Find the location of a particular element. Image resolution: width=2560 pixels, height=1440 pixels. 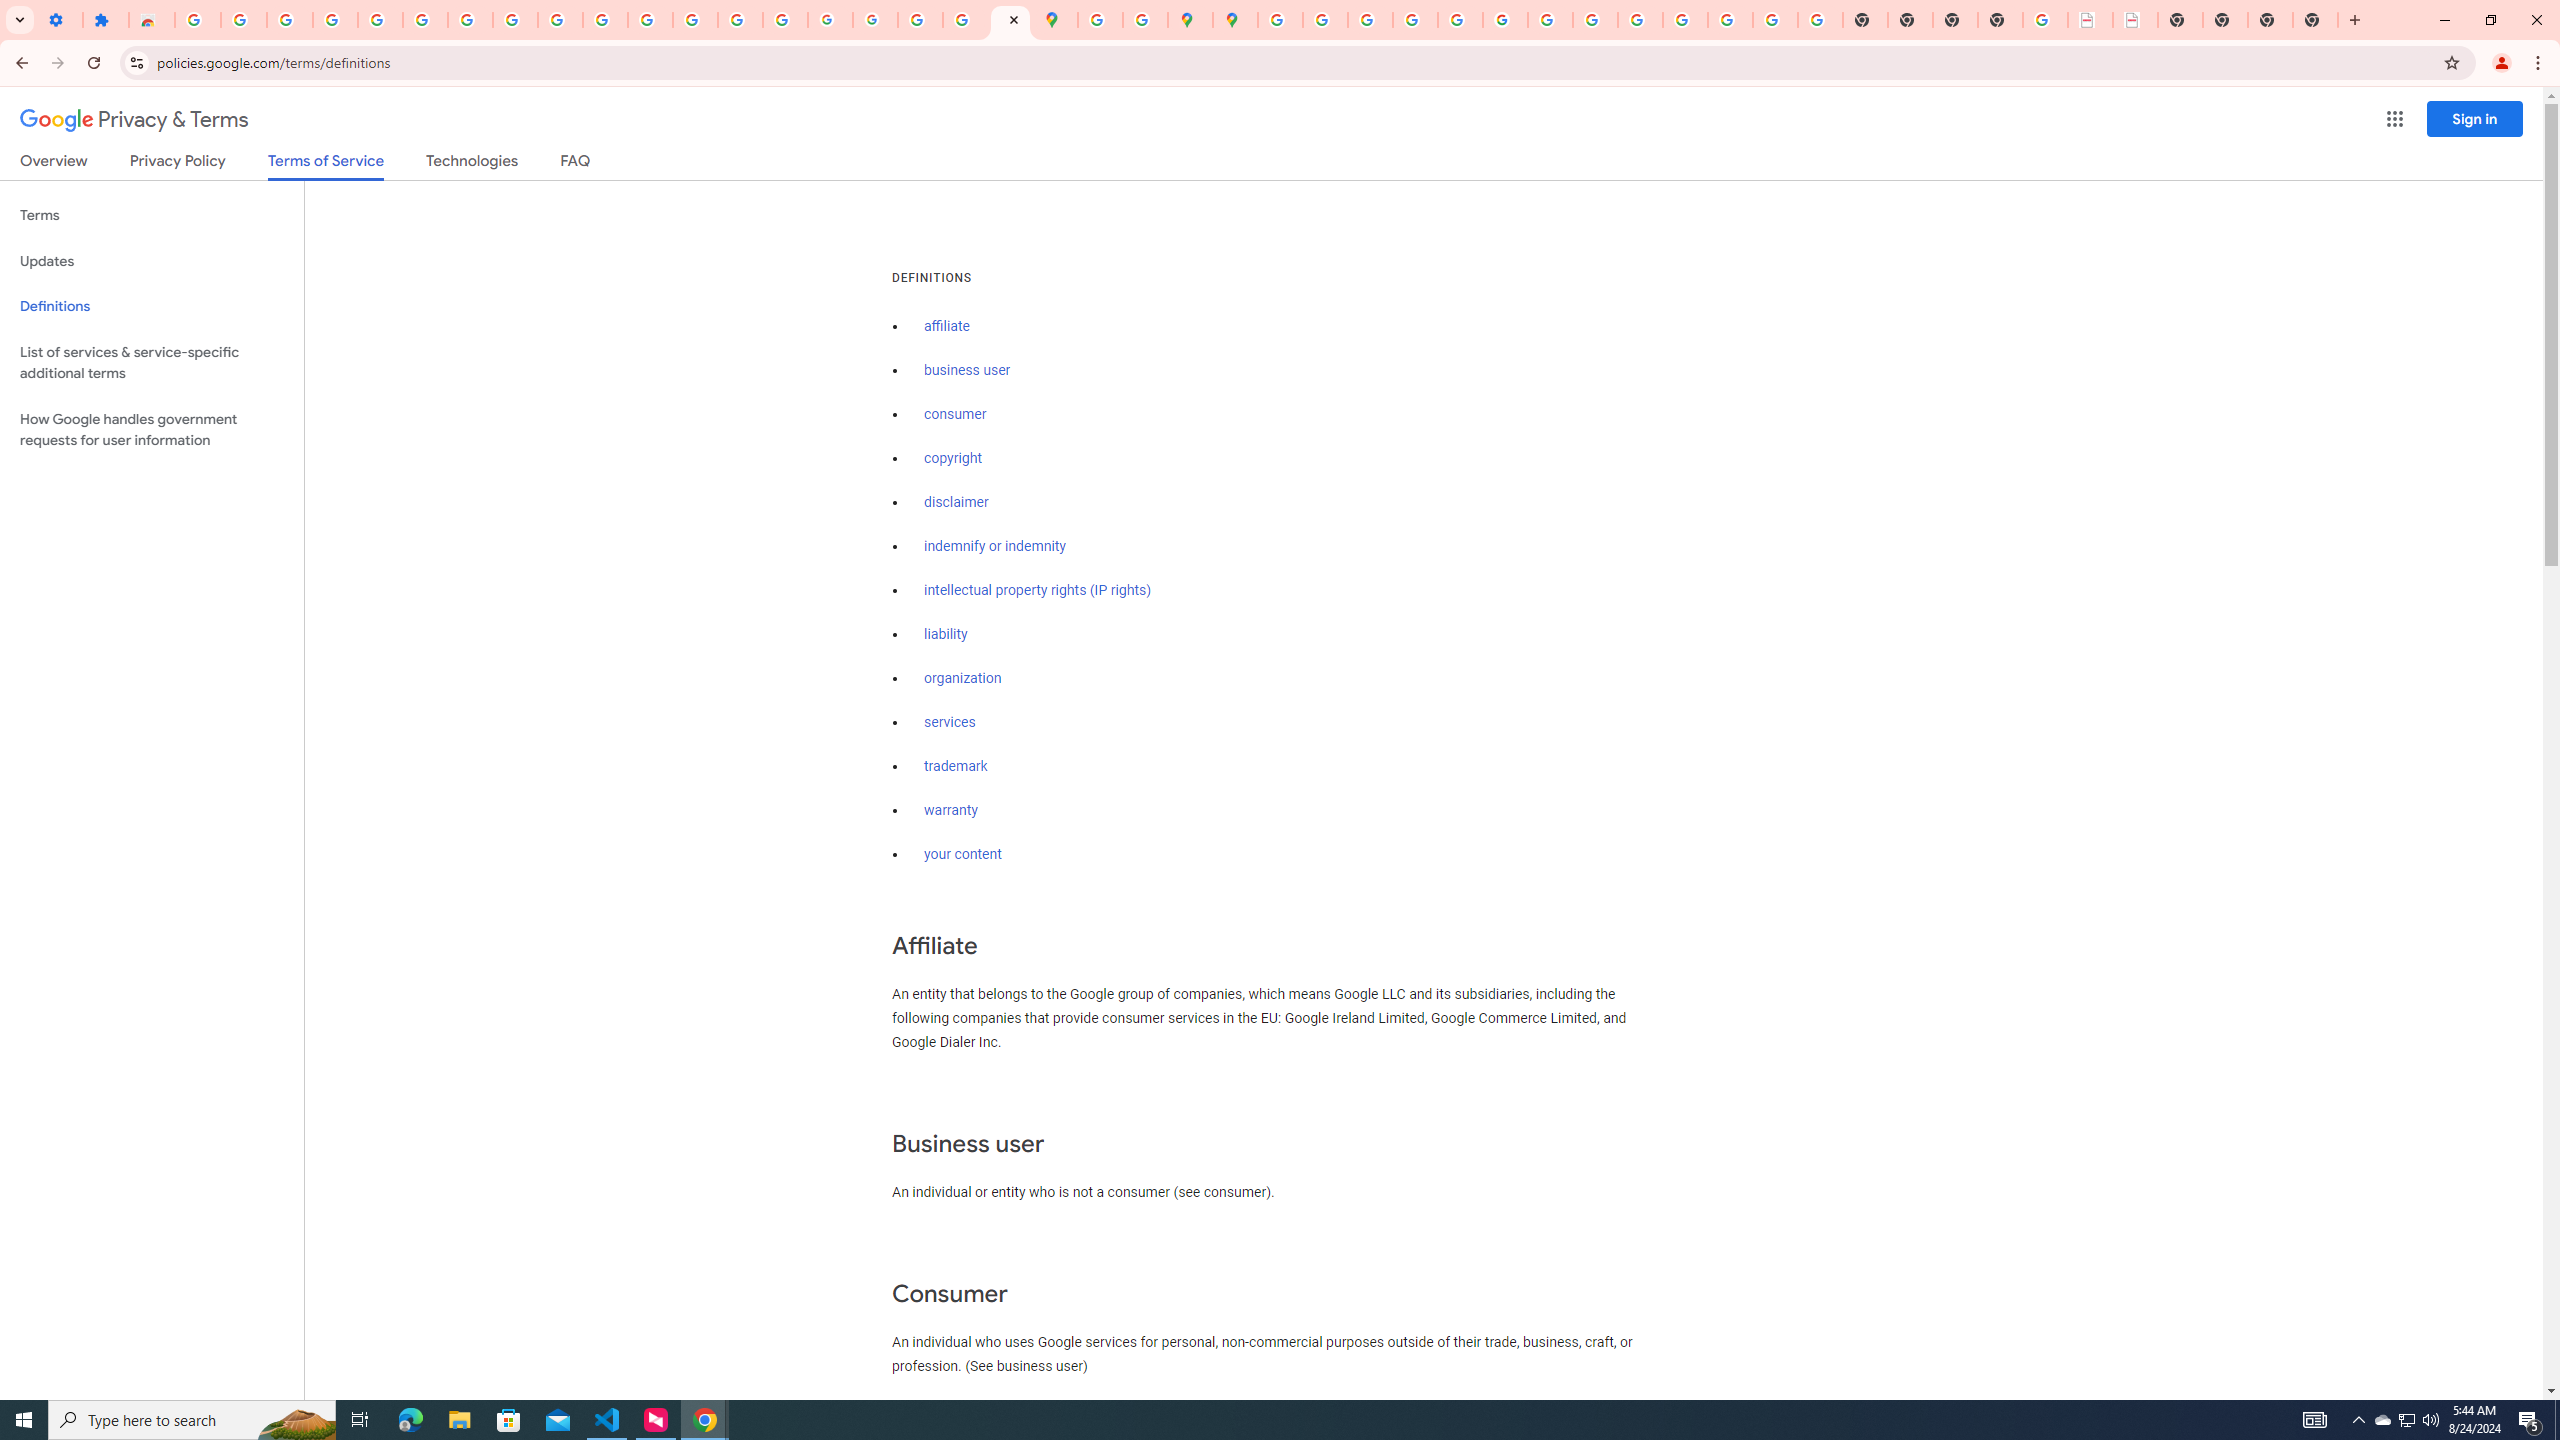

'Privacy Help Center - Policies Help' is located at coordinates (1369, 19).